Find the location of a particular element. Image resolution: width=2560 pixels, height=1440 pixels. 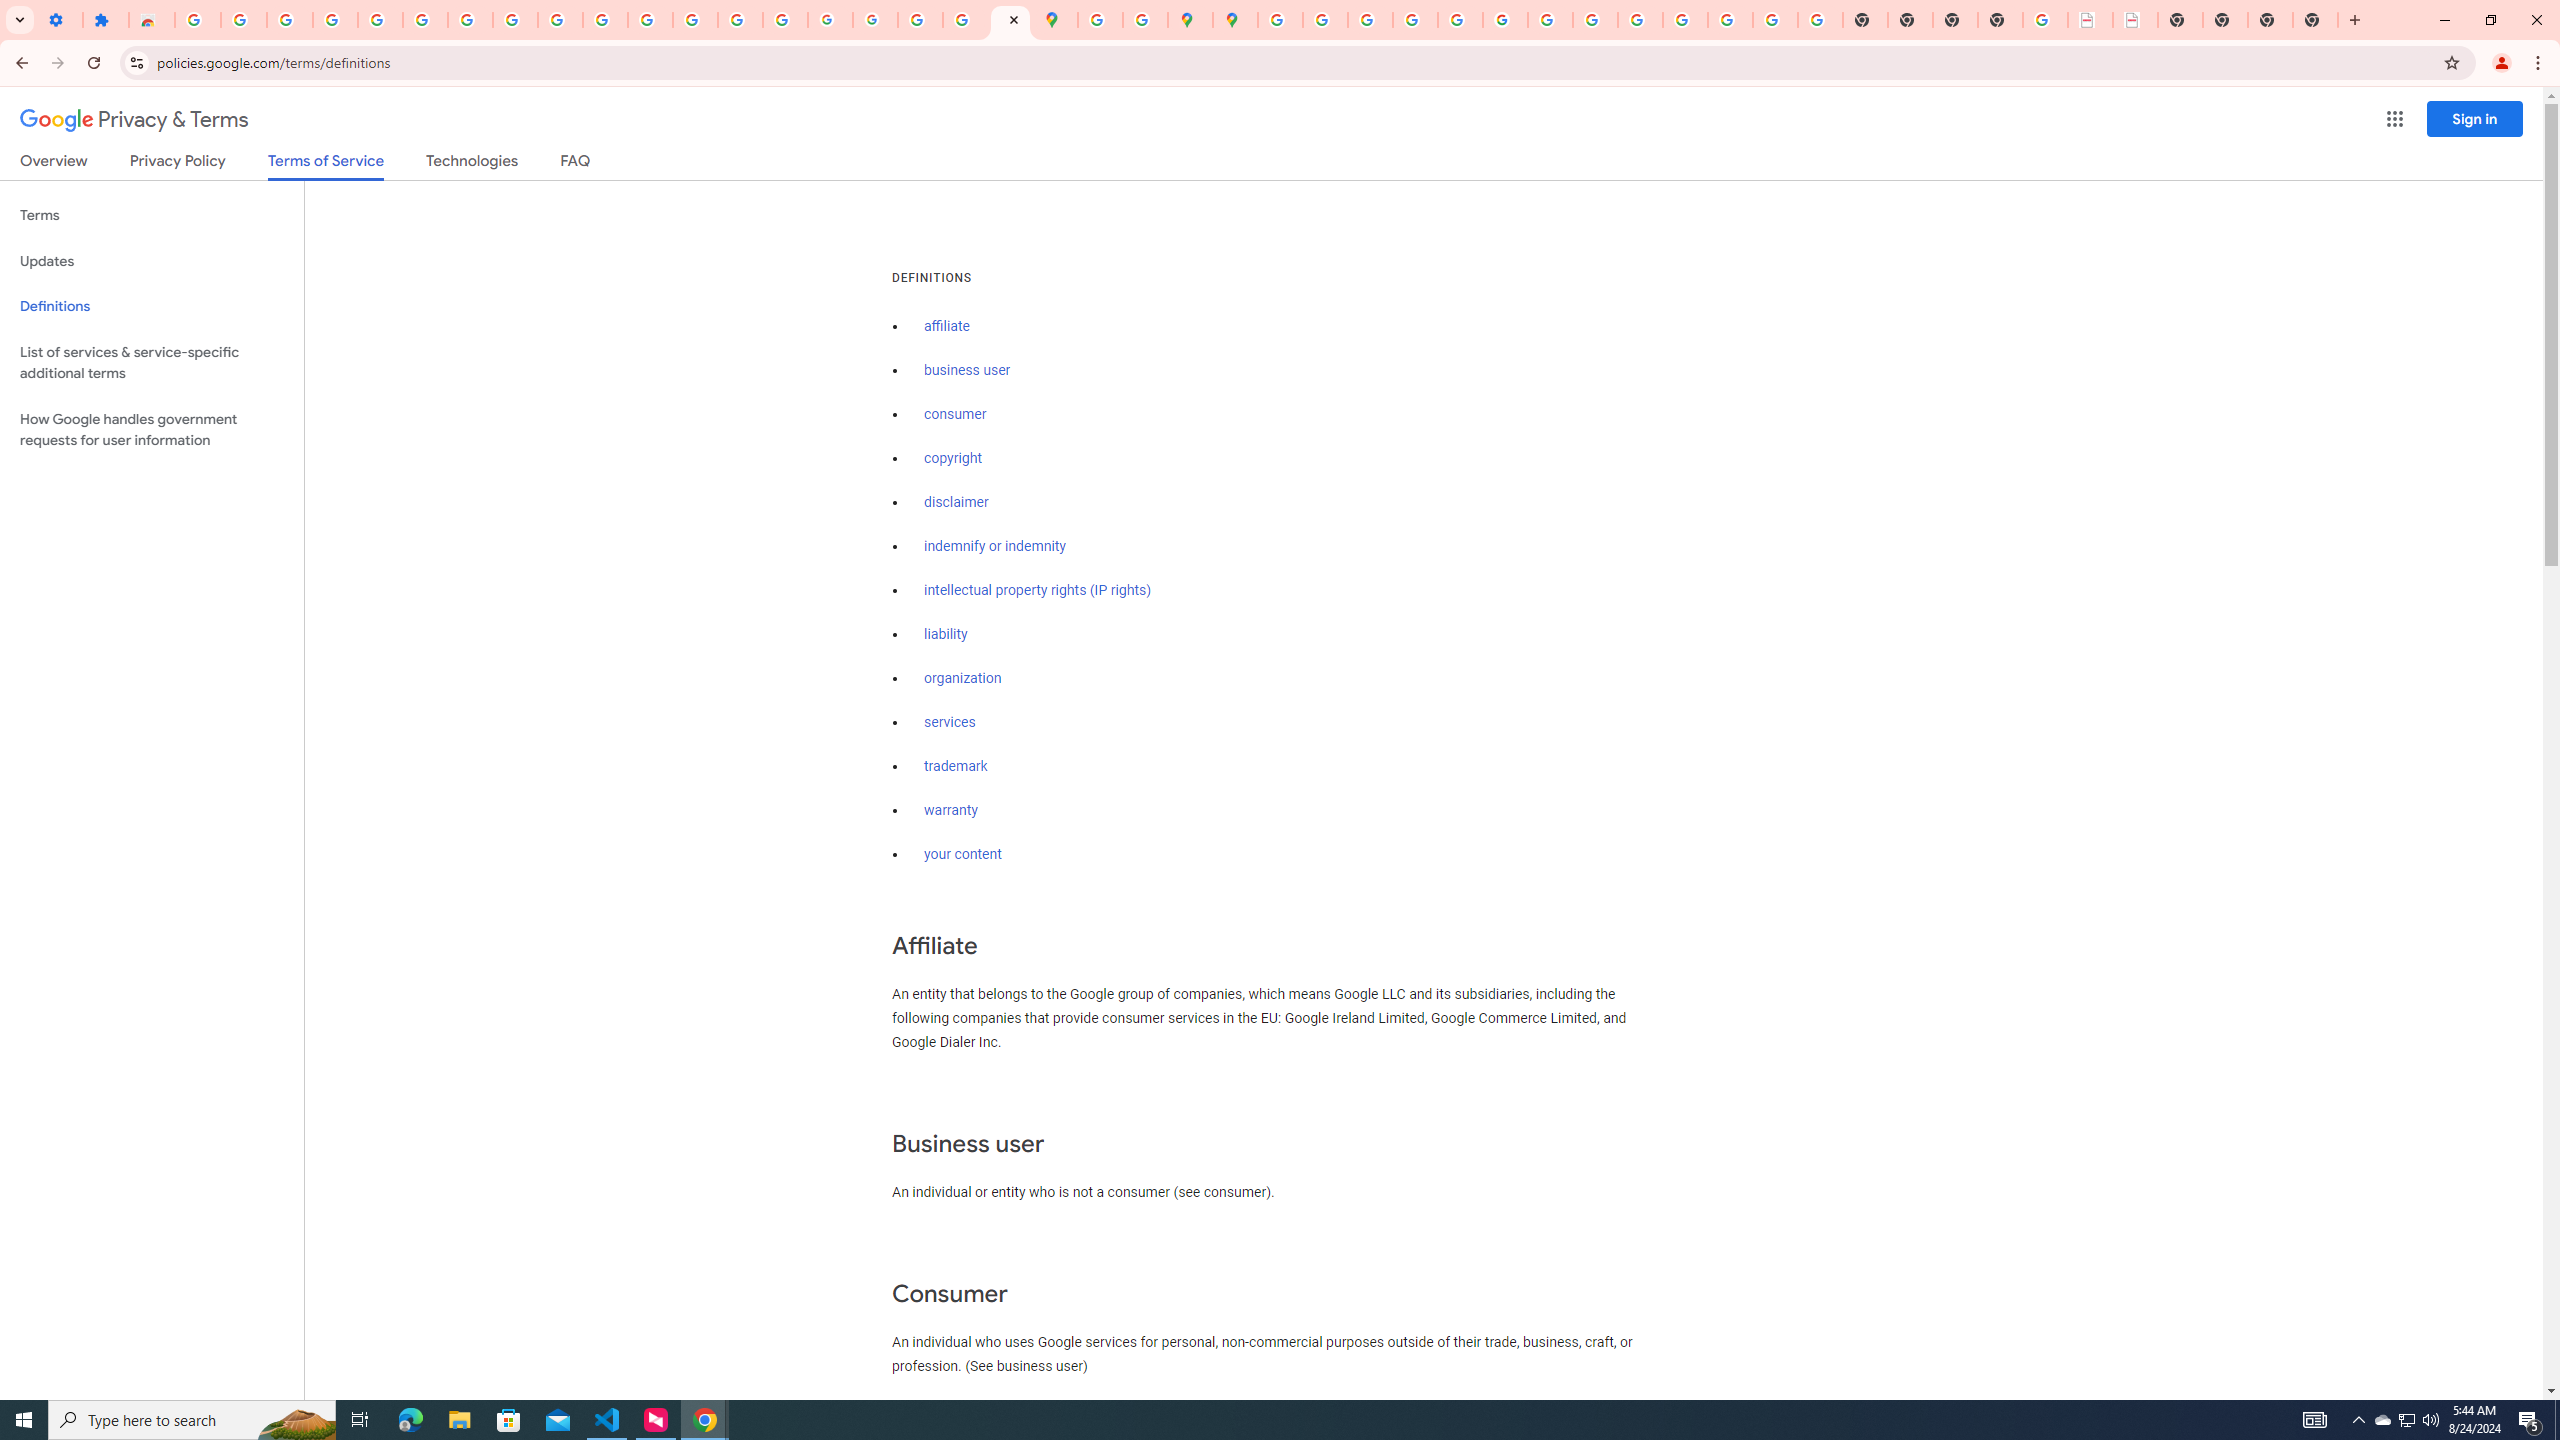

'Privacy Help Center - Policies Help' is located at coordinates (1369, 19).